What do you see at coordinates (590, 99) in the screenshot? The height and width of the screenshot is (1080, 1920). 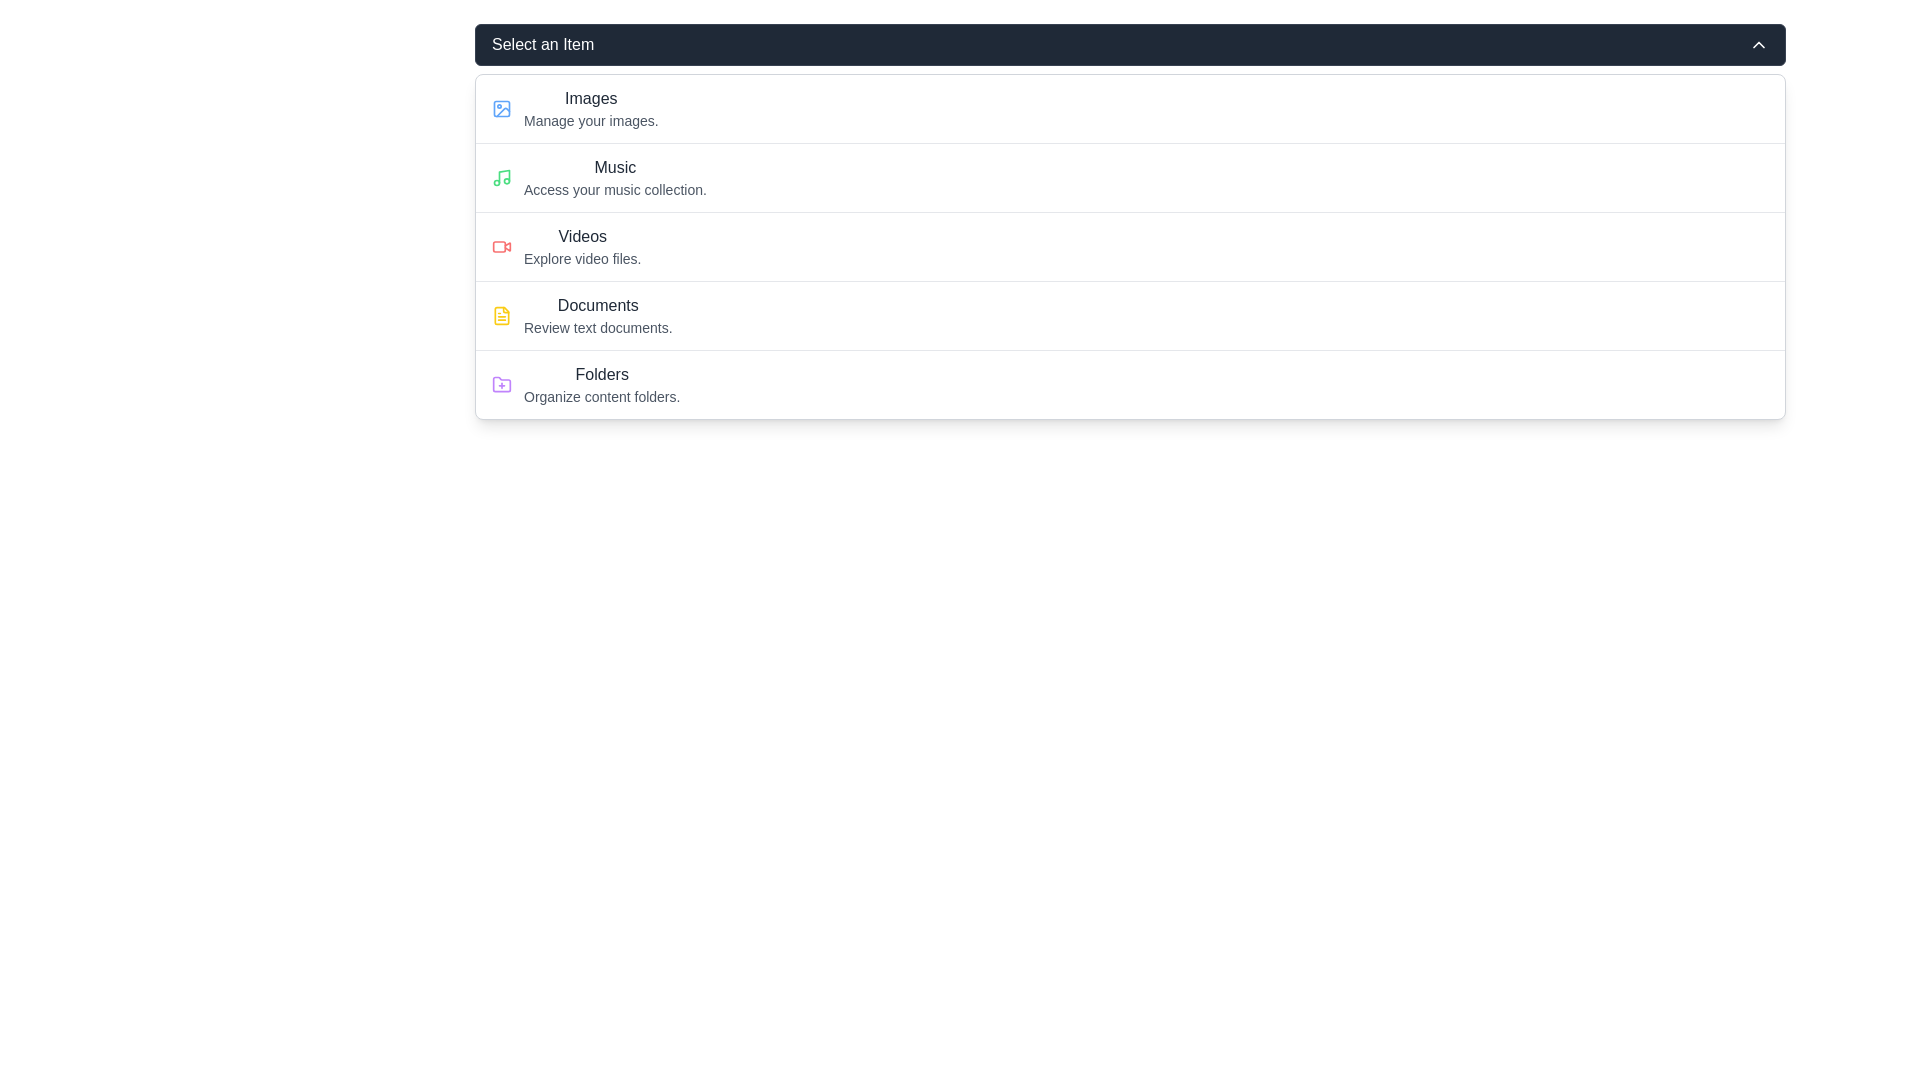 I see `text of the 'Images' label, which is styled with a medium-weight font and dark gray color, located near the top-left of the menu under 'Select an Item'` at bounding box center [590, 99].